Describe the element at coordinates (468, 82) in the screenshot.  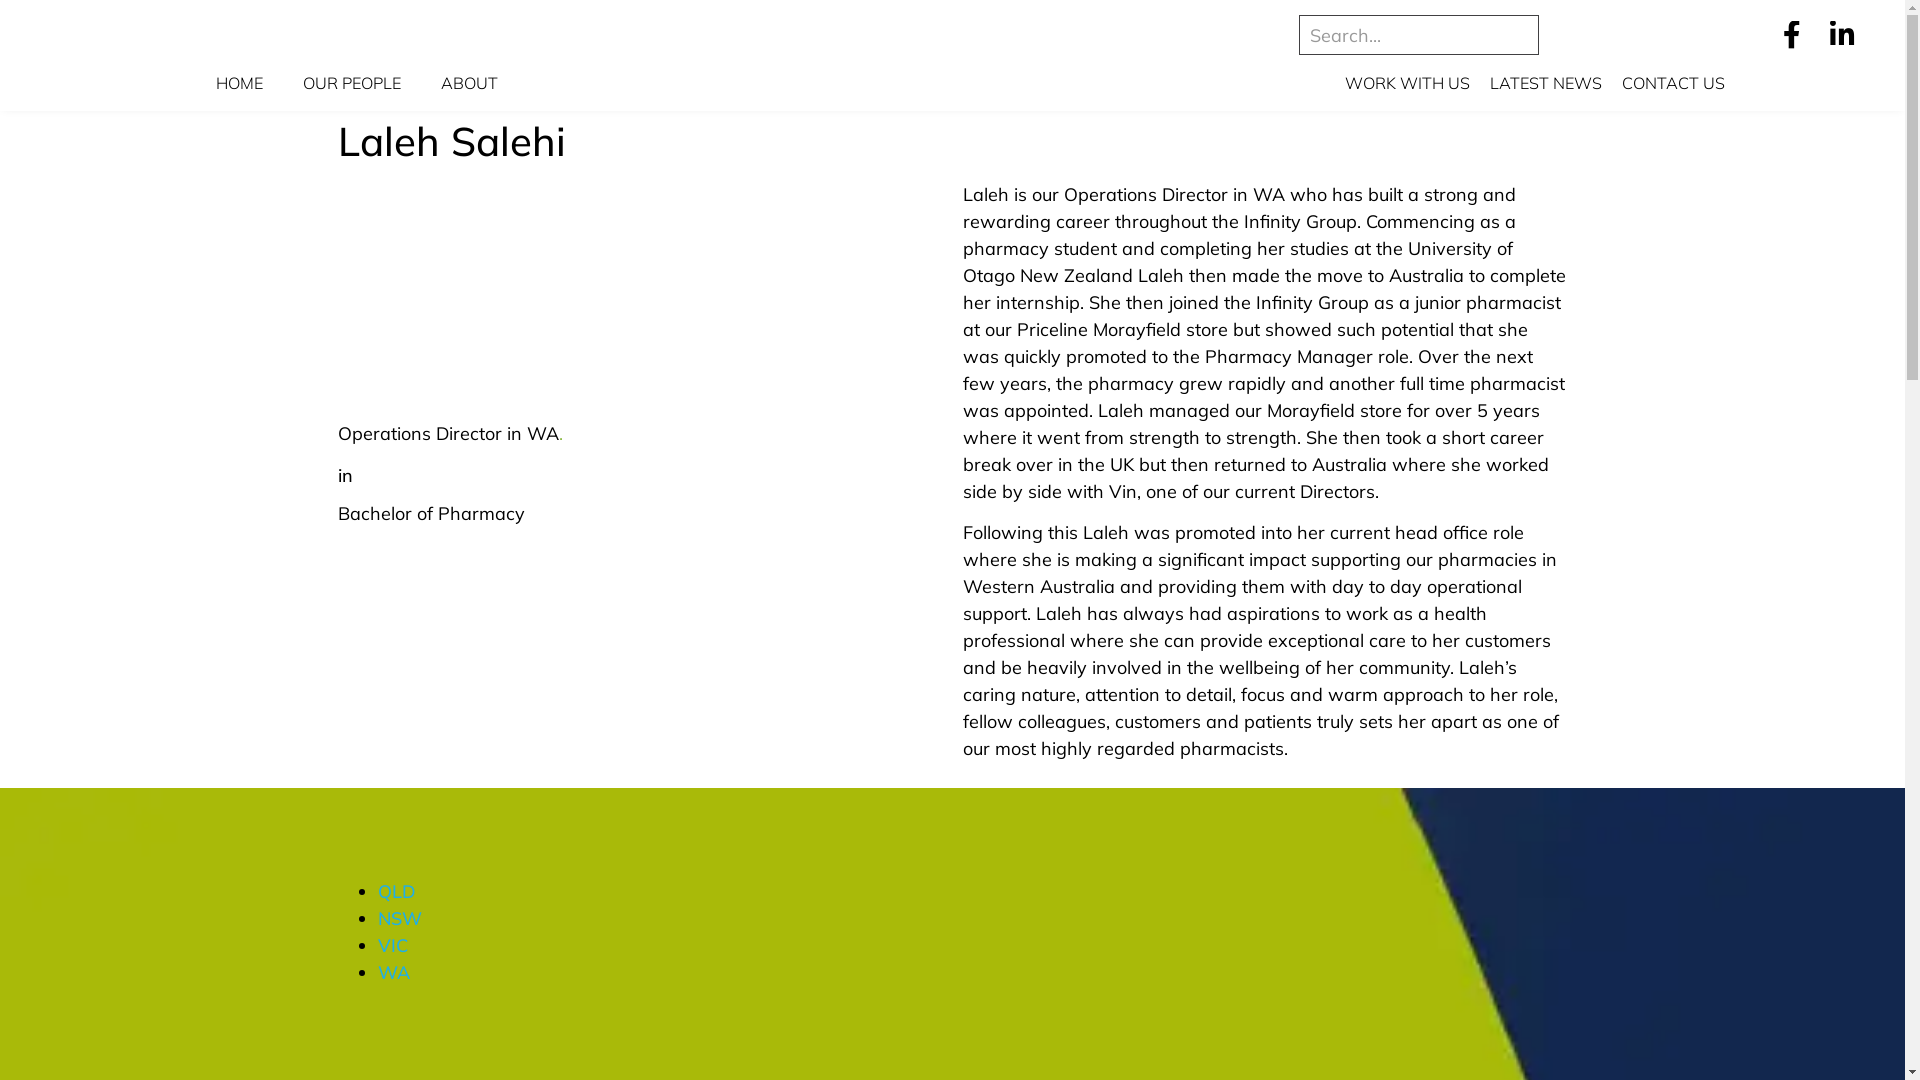
I see `'ABOUT'` at that location.